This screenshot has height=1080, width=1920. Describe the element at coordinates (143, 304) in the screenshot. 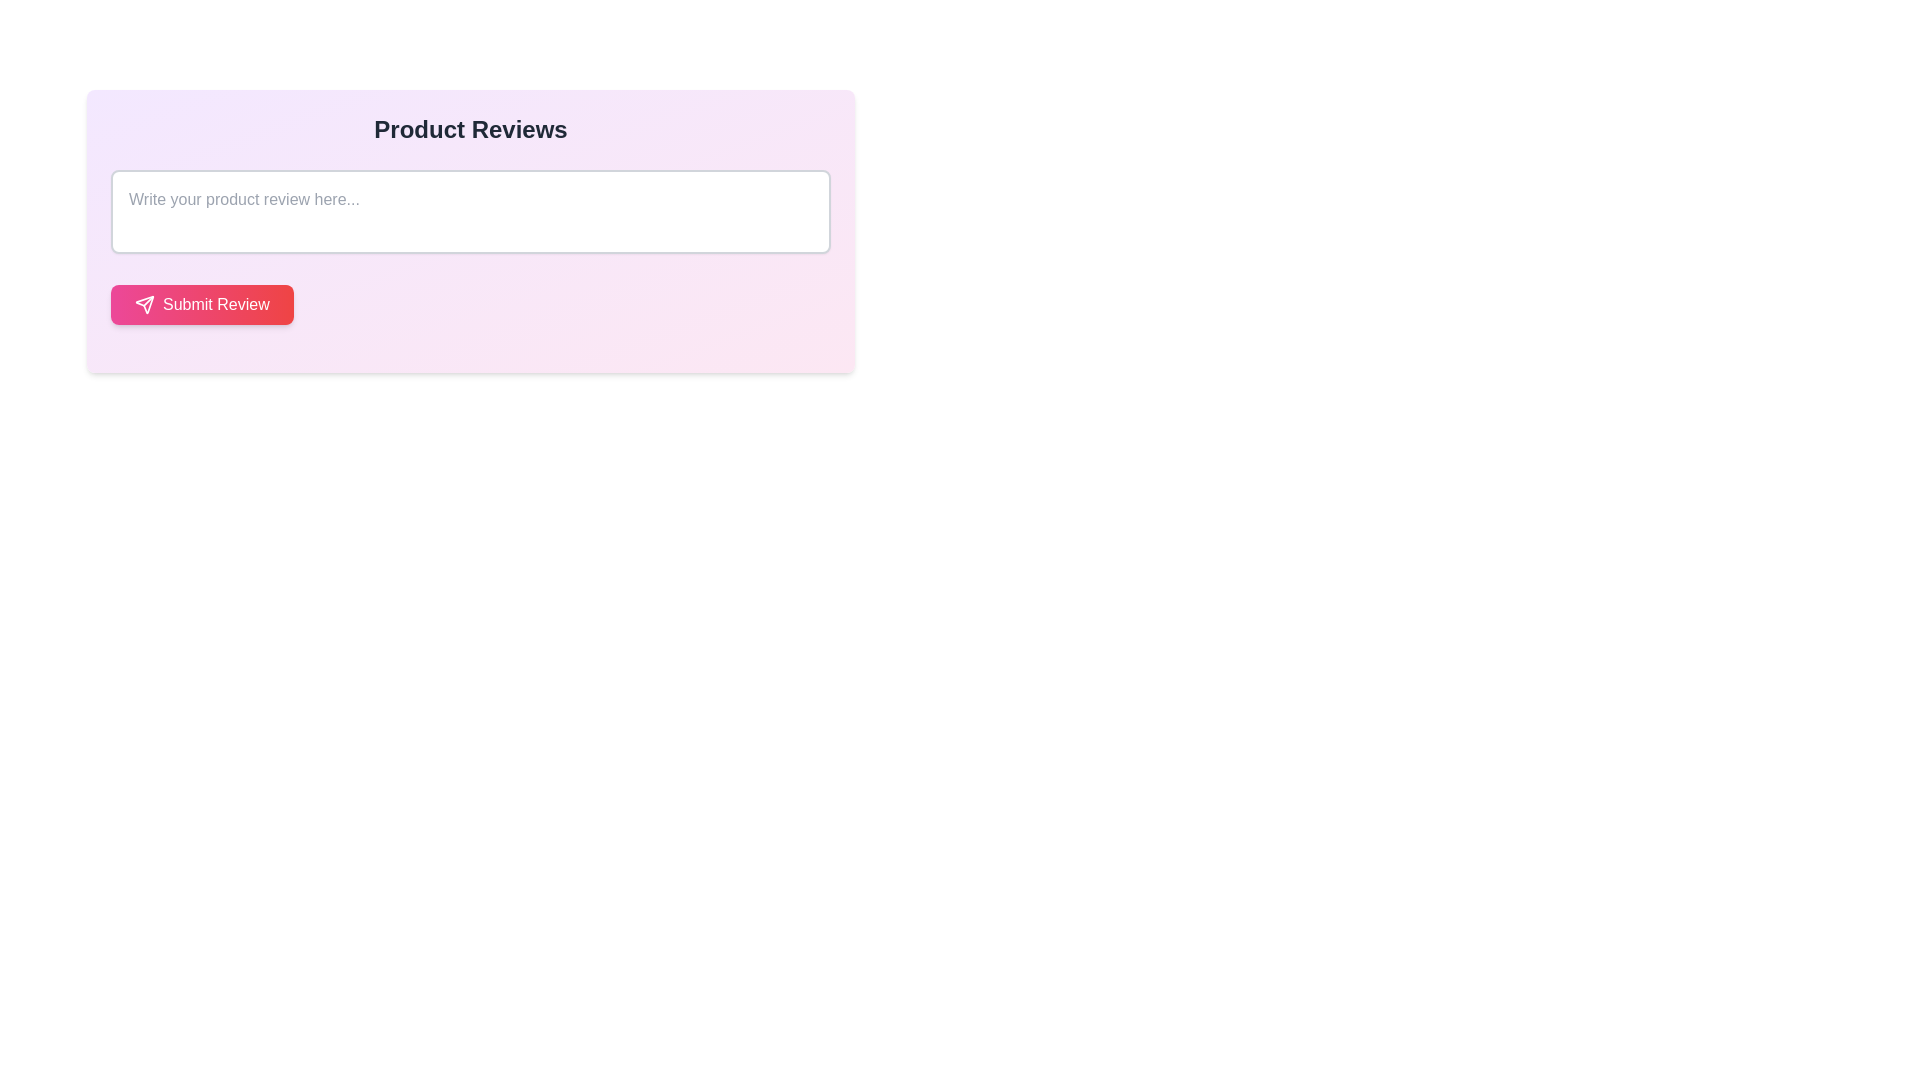

I see `the paper airplane icon` at that location.